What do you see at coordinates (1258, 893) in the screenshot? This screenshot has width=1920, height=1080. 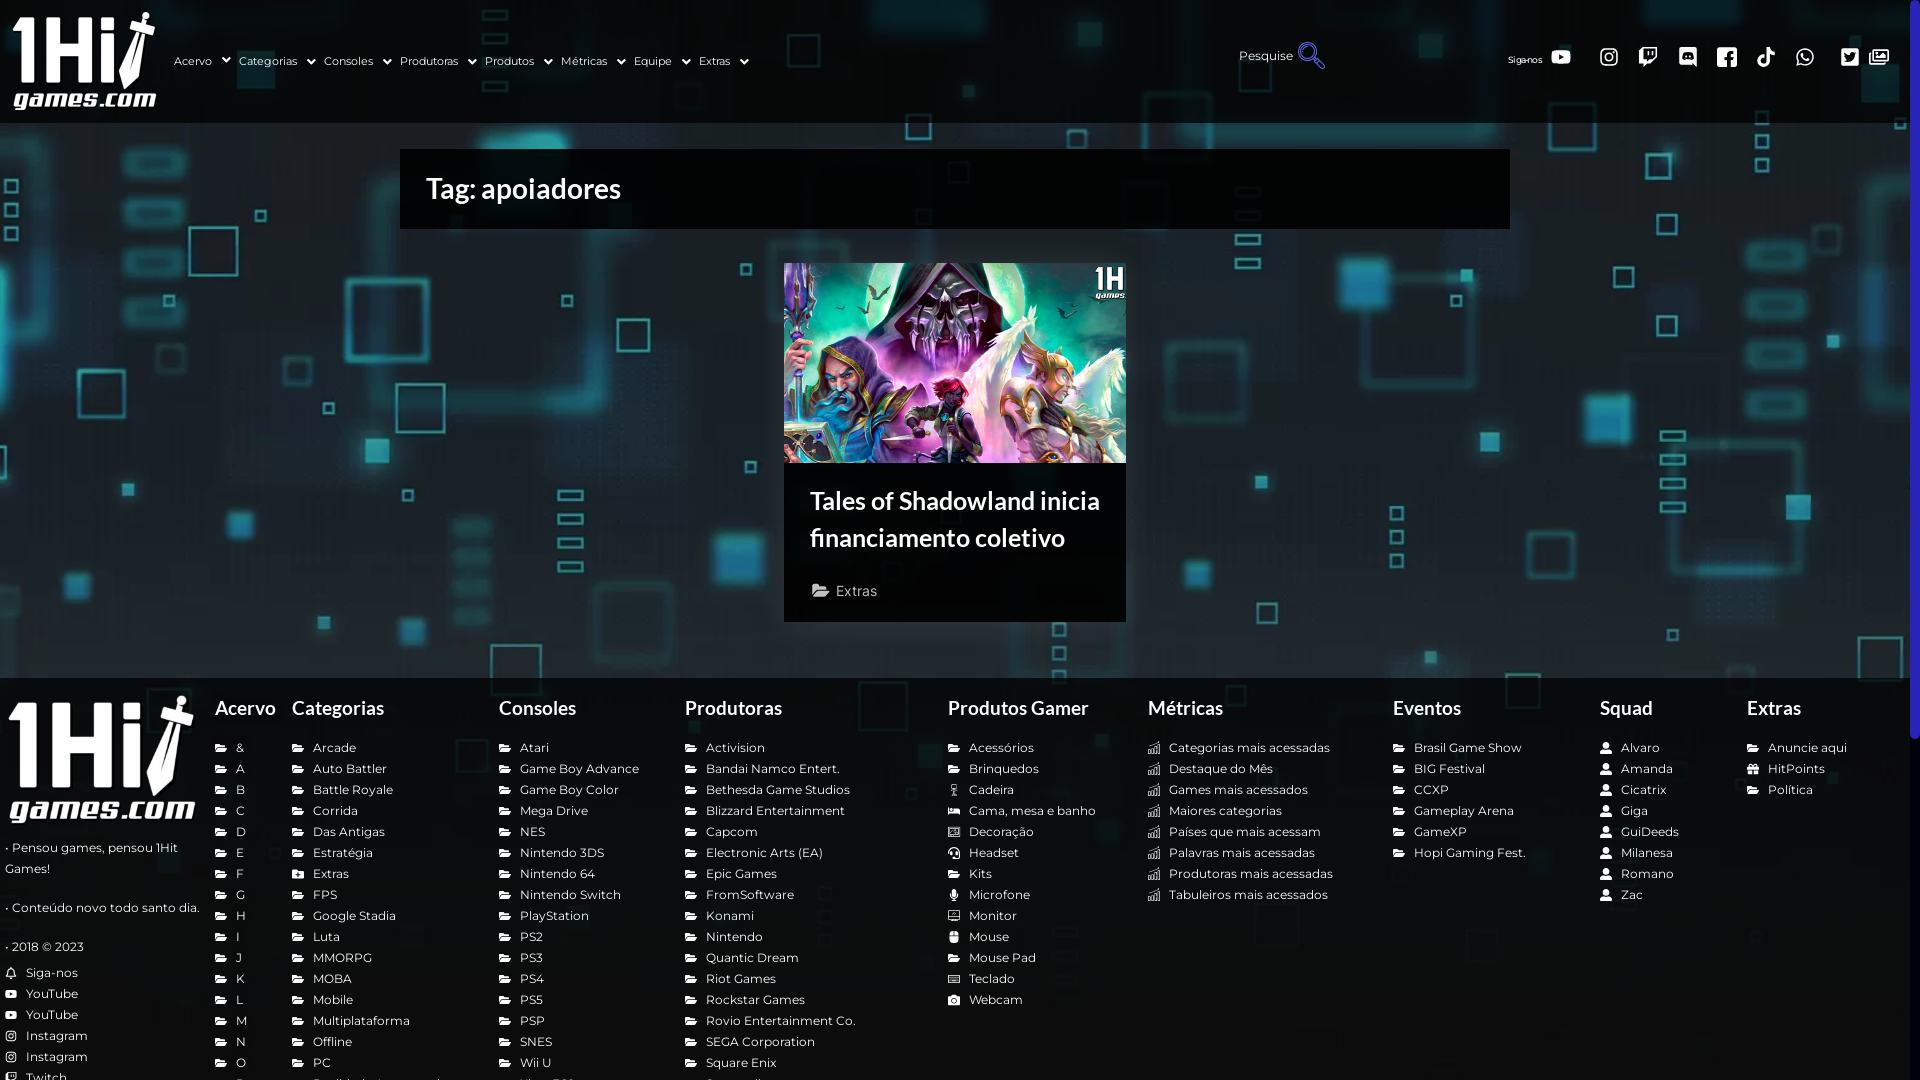 I see `'Tabuleiros mais acessados'` at bounding box center [1258, 893].